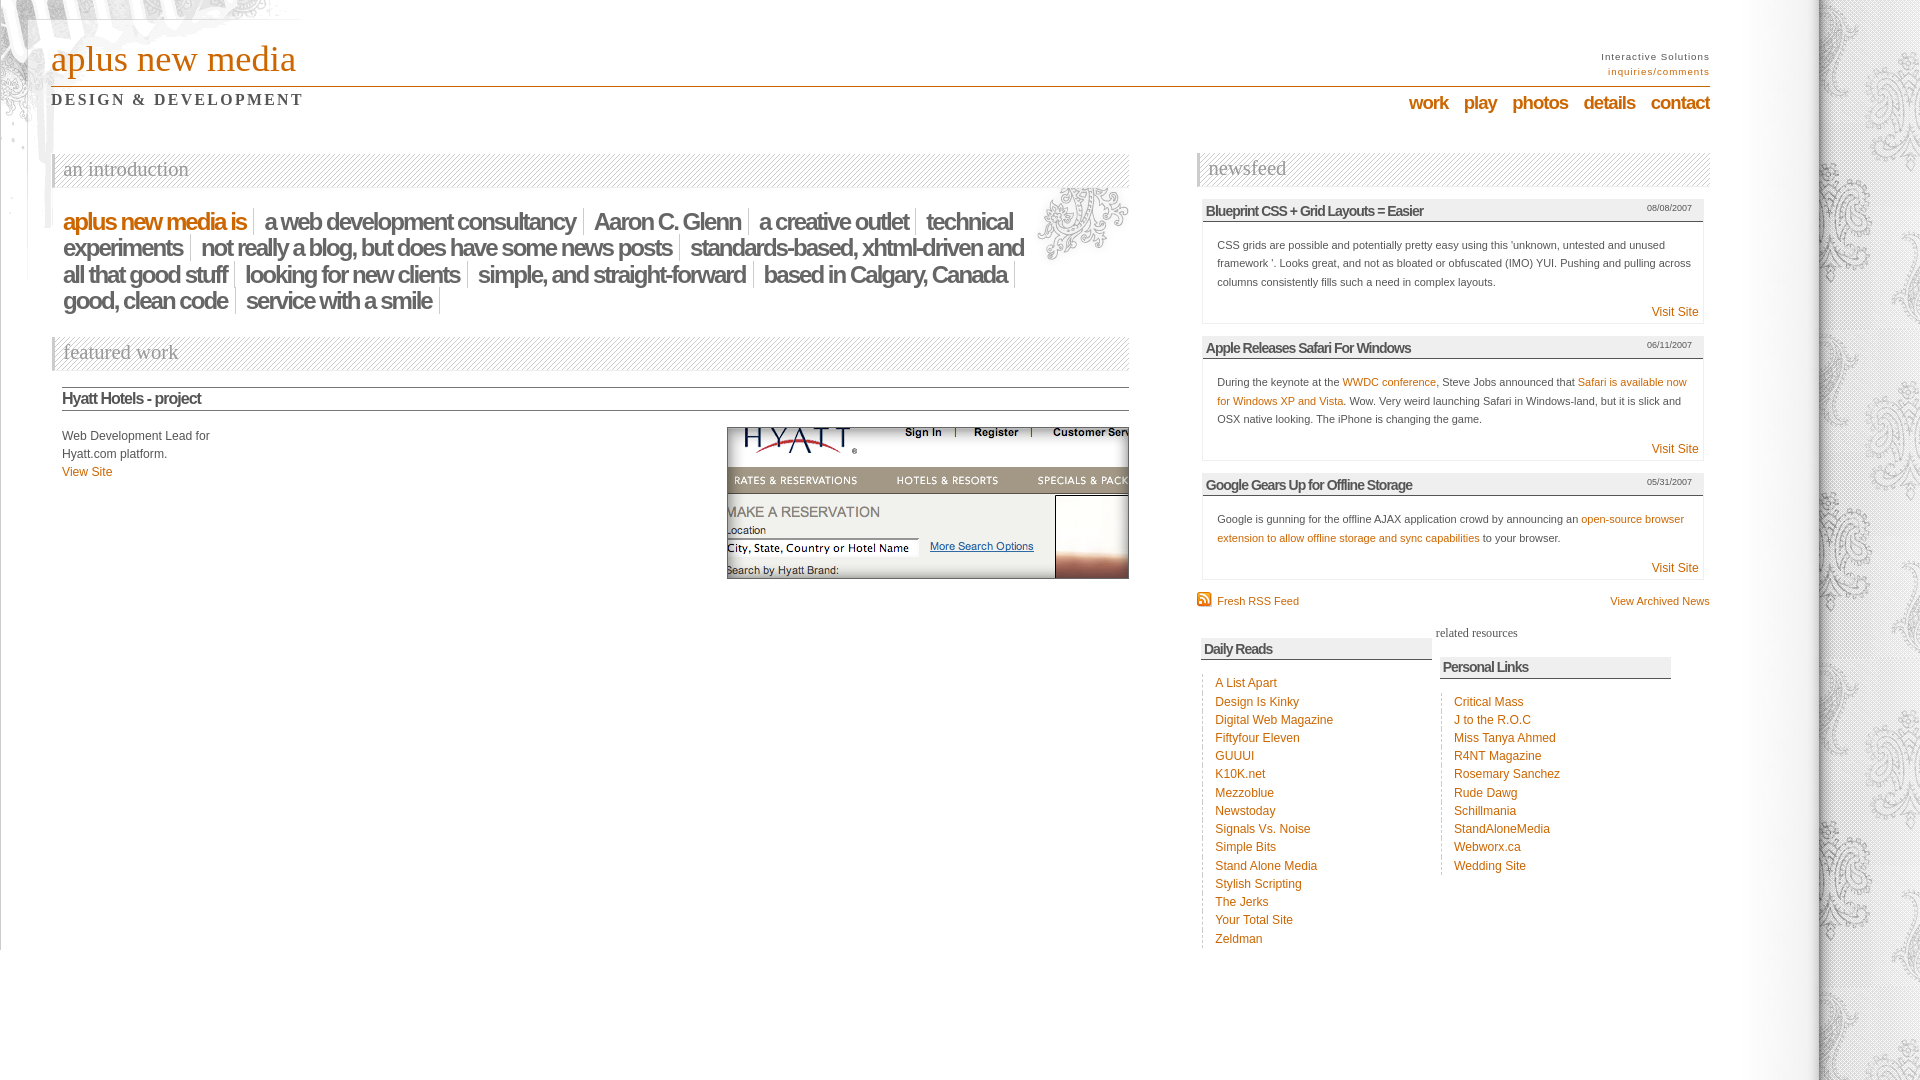 This screenshot has width=1920, height=1080. I want to click on 'contact', so click(1680, 102).